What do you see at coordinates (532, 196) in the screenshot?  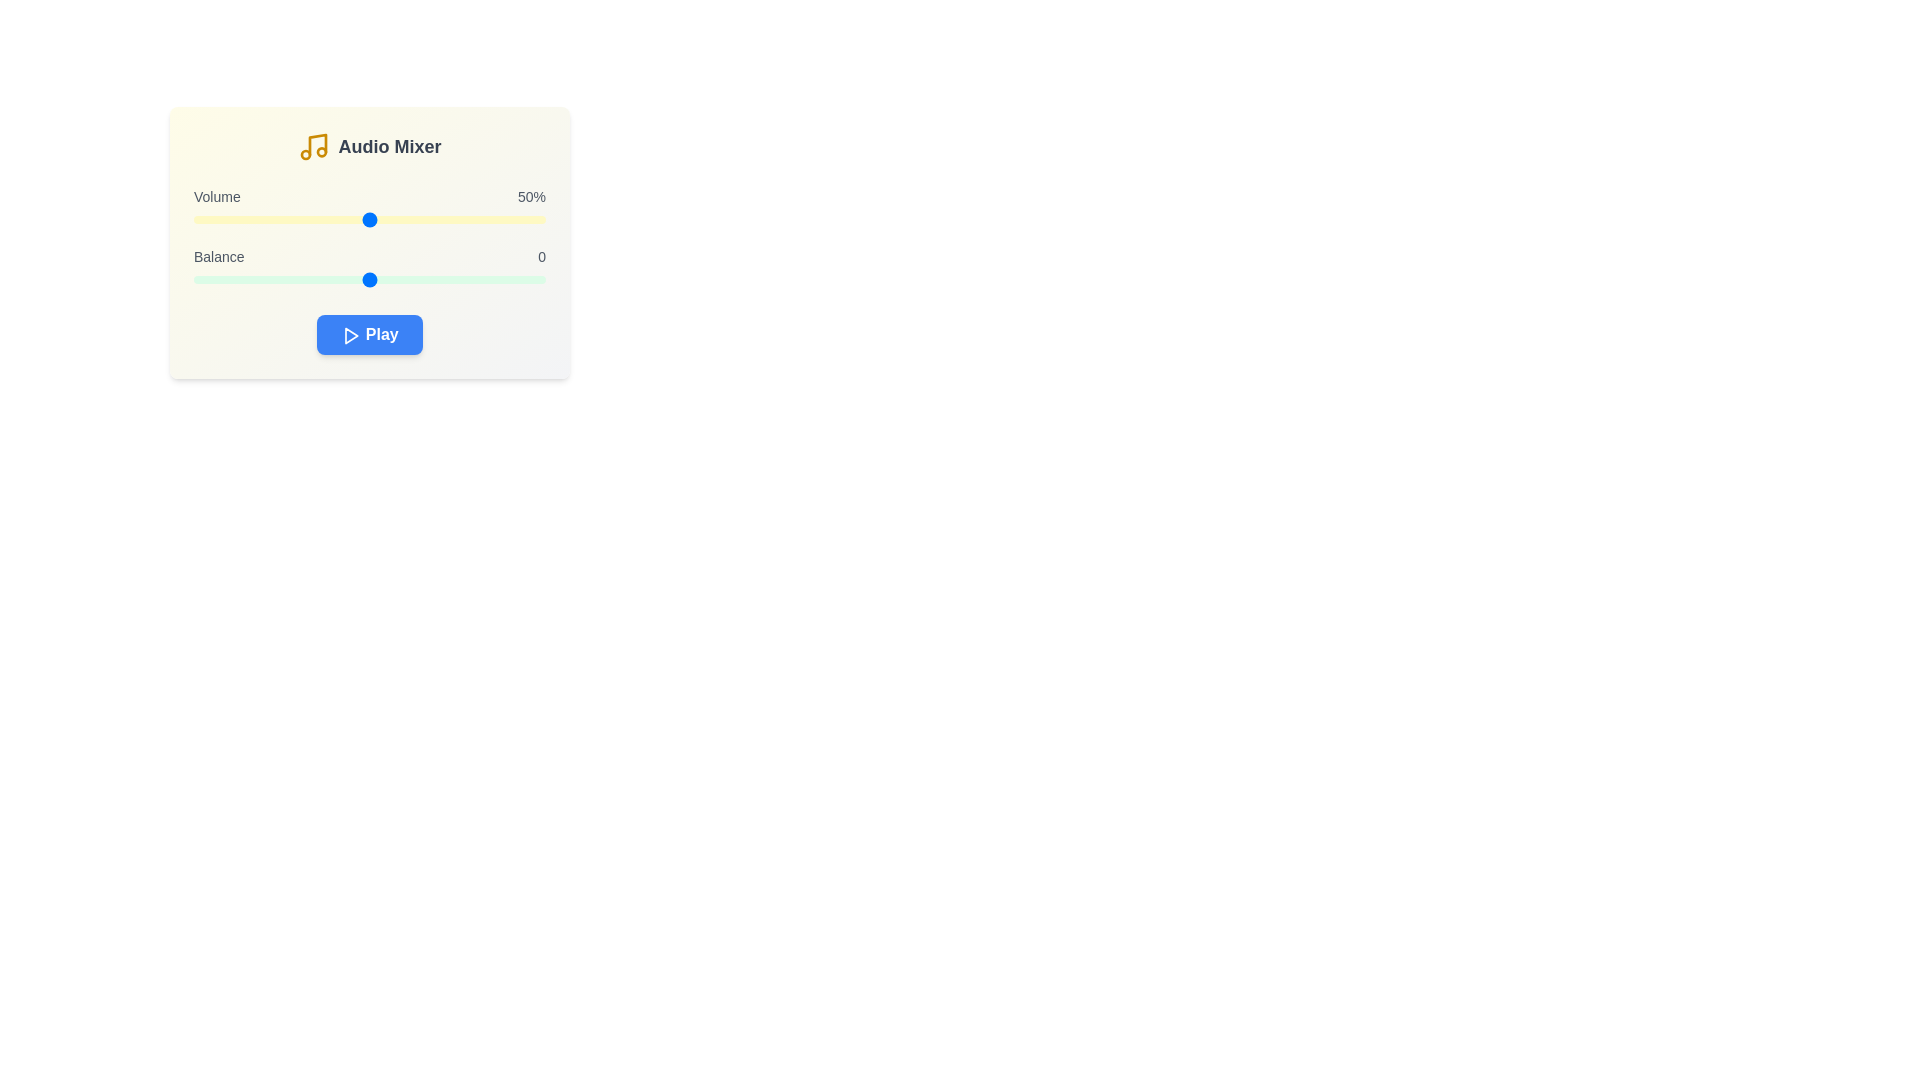 I see `the static text label displaying '50%' in dark gray font, positioned to the right of the 'Volume' label within the 'Audio Mixer' card` at bounding box center [532, 196].